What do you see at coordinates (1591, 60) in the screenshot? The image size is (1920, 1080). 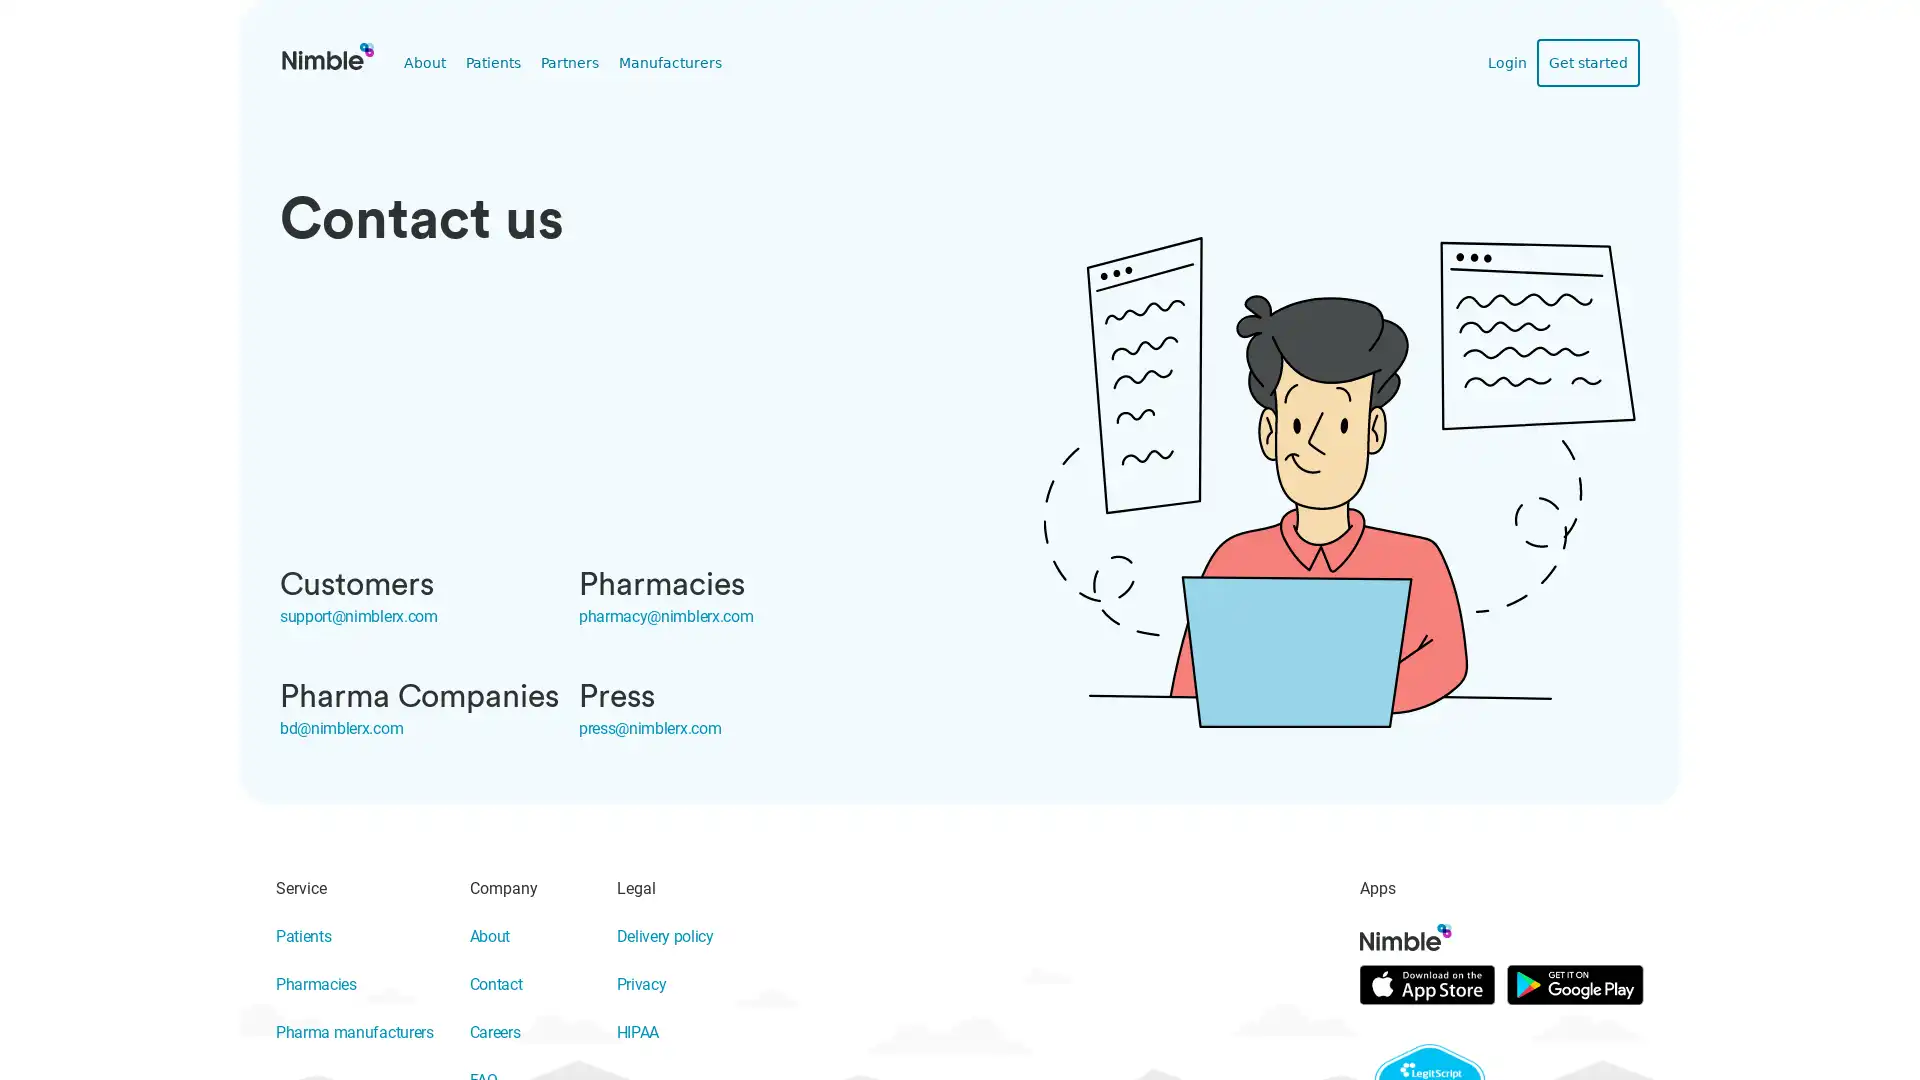 I see `Get started` at bounding box center [1591, 60].